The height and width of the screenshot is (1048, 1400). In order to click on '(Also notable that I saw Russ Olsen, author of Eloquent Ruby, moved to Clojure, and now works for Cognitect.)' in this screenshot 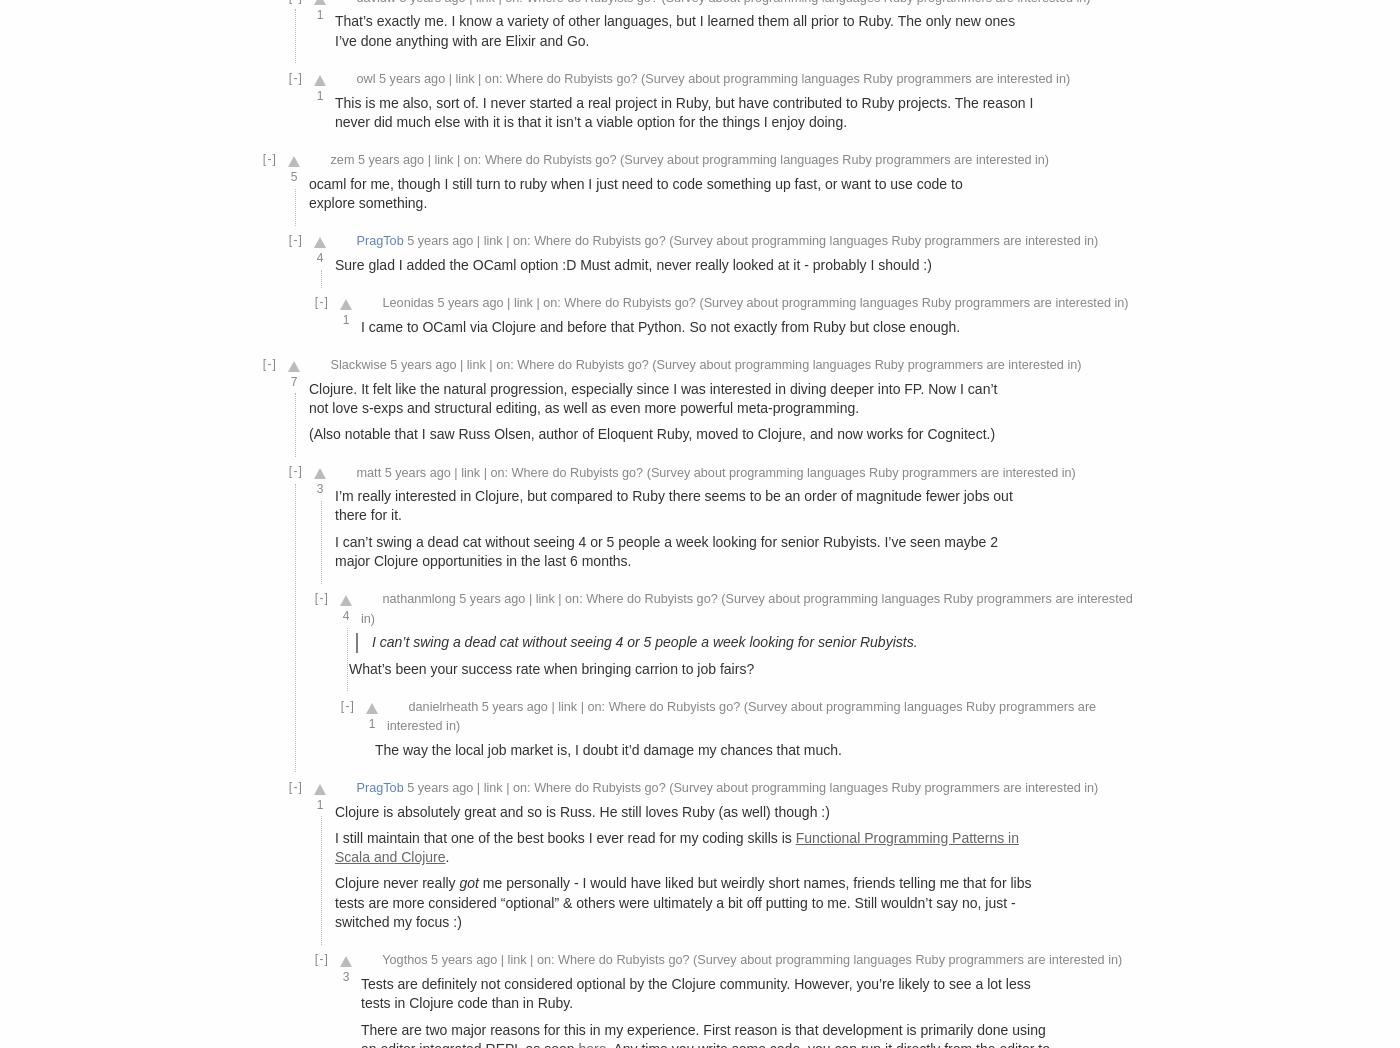, I will do `click(651, 433)`.